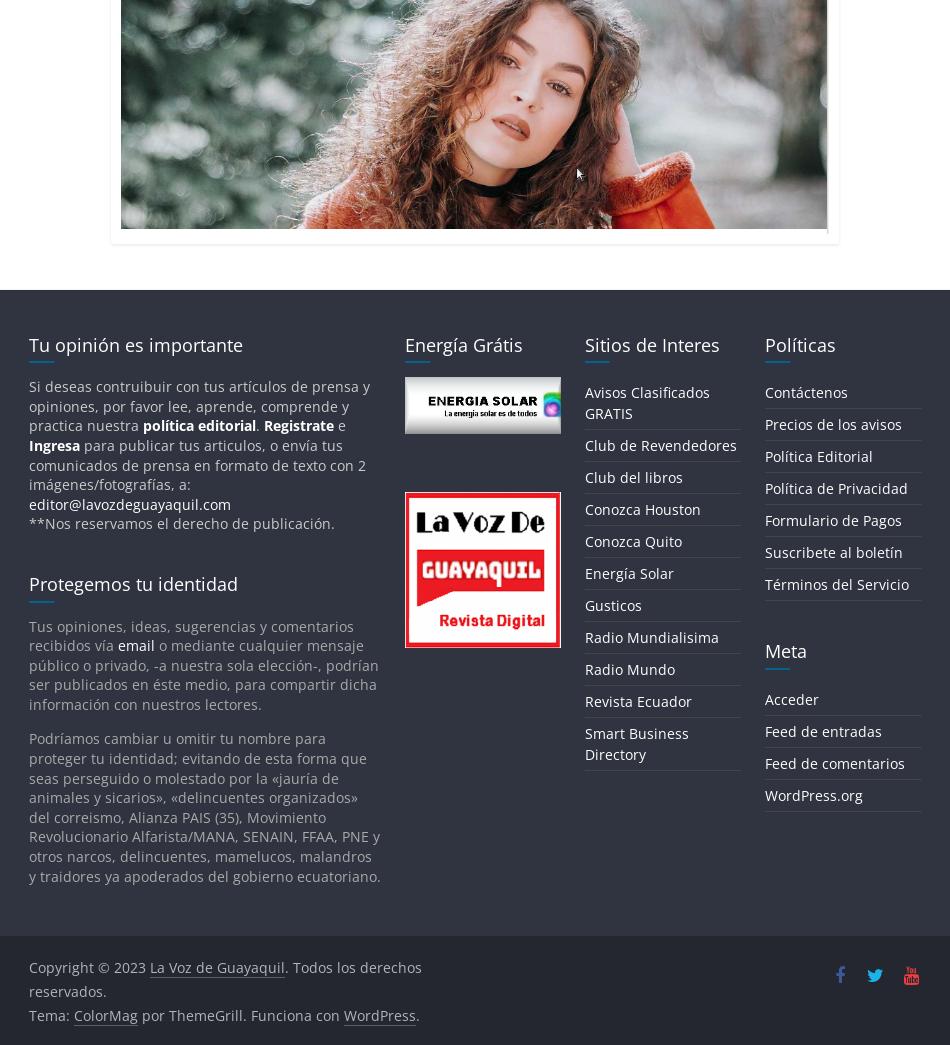 This screenshot has height=1045, width=950. I want to click on 'Radio Mundialisima', so click(583, 636).